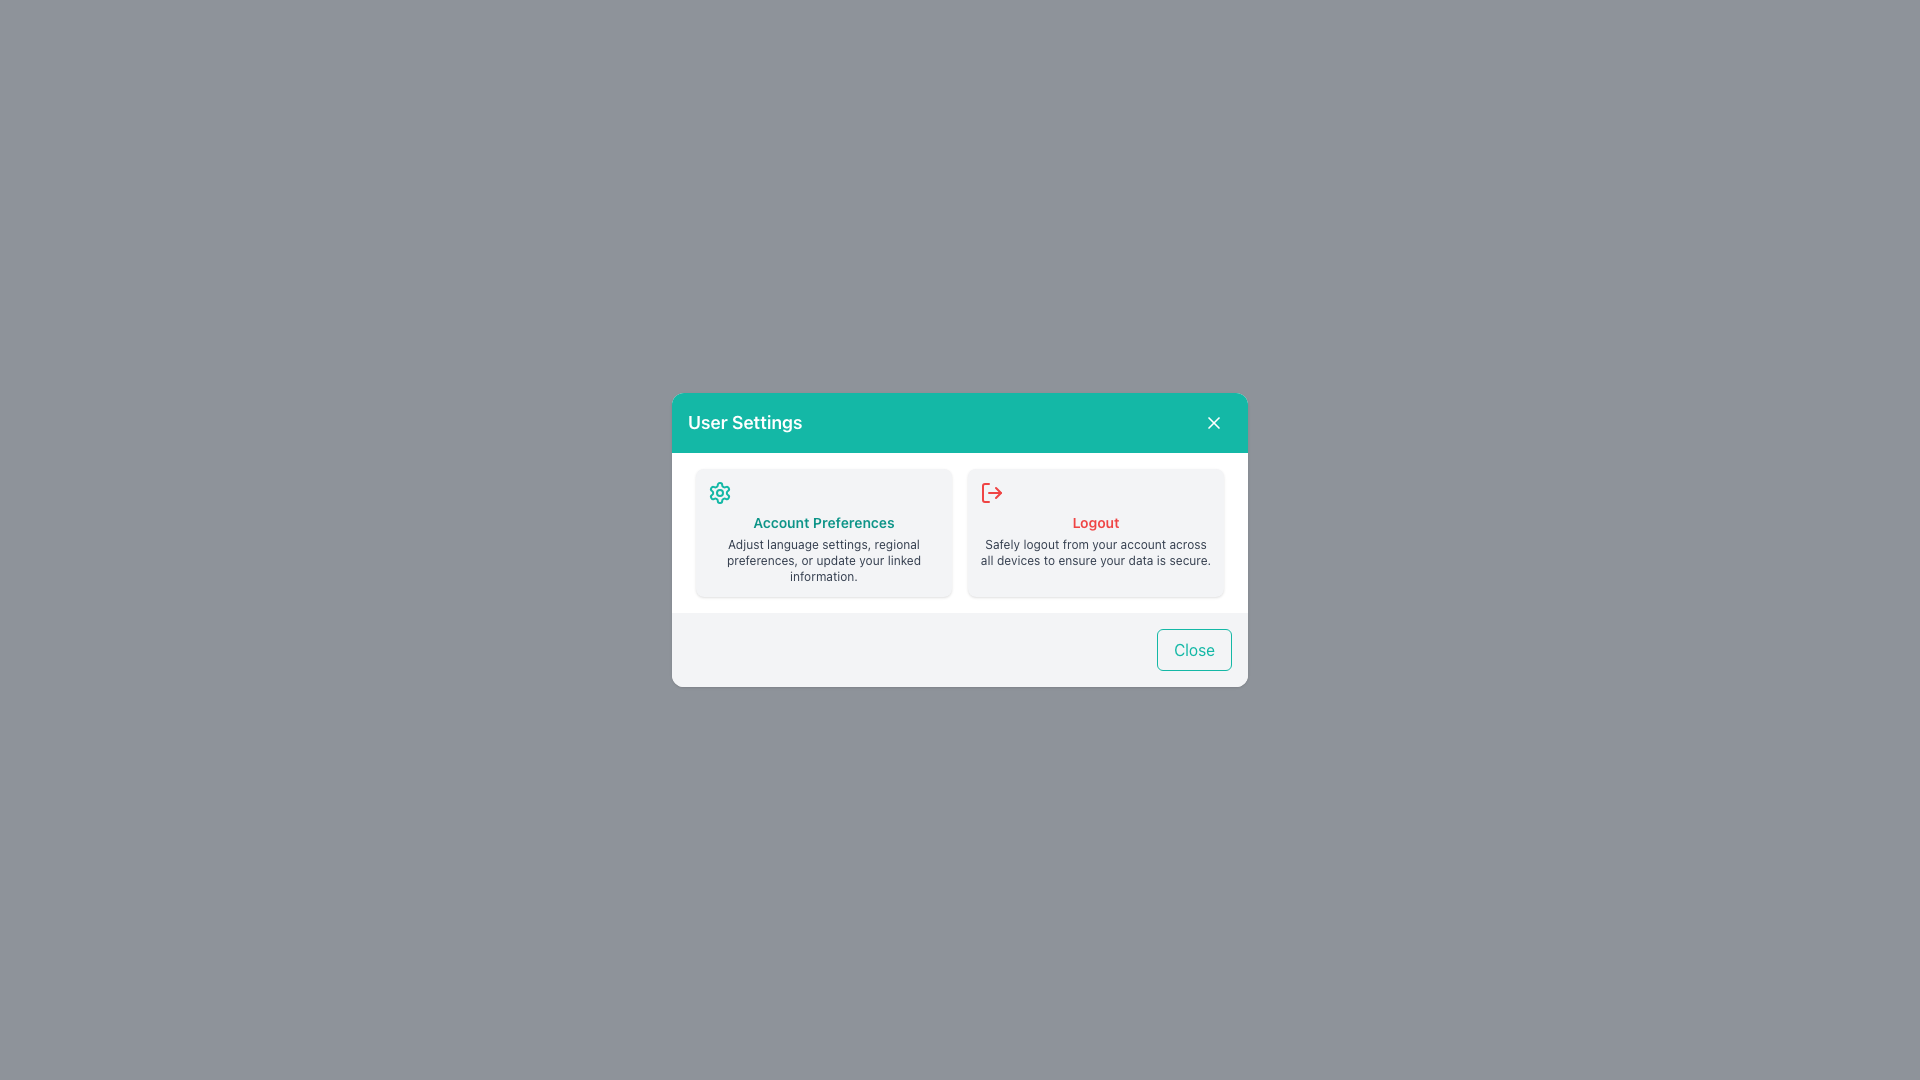  Describe the element at coordinates (824, 560) in the screenshot. I see `the informational text block that contains the message 'Adjust language settings, regional preferences, or update your linked information.' located beneath the 'Account Preferences' header in the user settings modal` at that location.